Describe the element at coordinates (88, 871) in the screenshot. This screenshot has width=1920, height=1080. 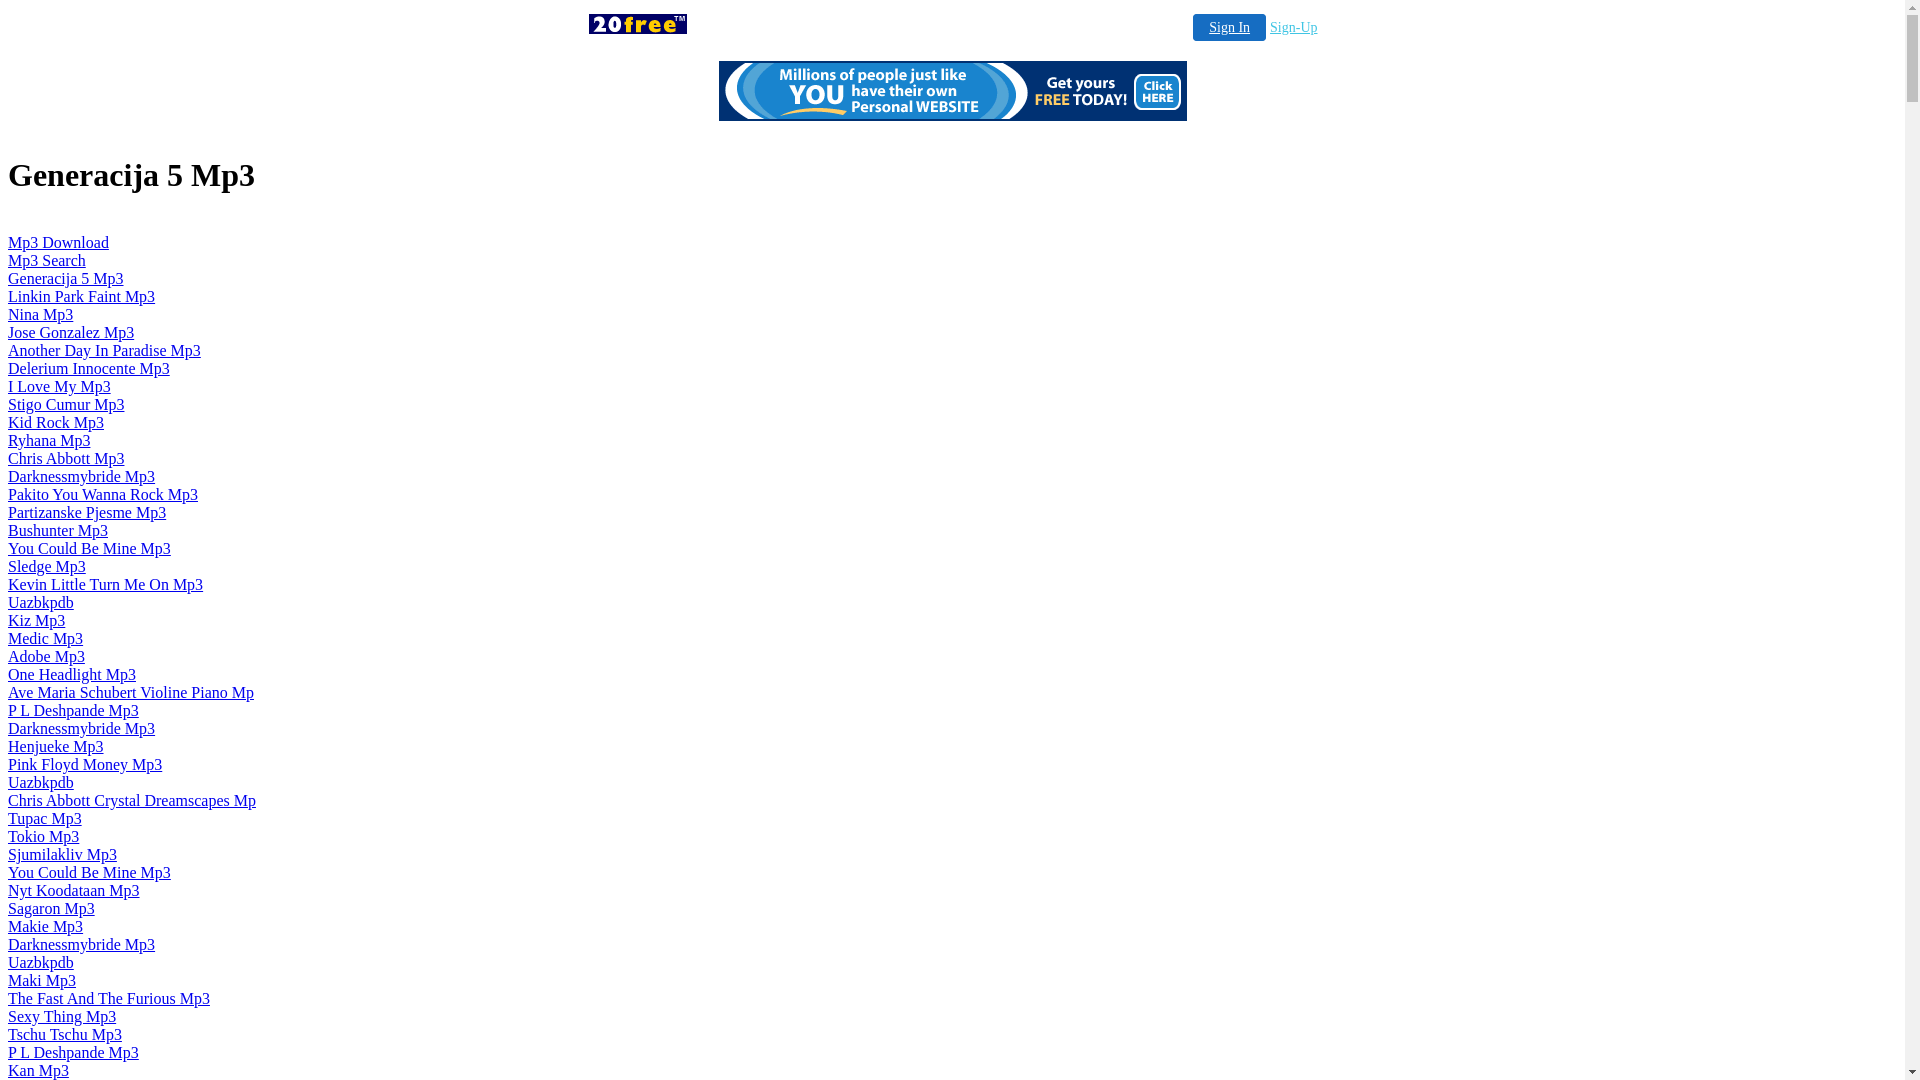
I see `'You Could Be Mine Mp3'` at that location.